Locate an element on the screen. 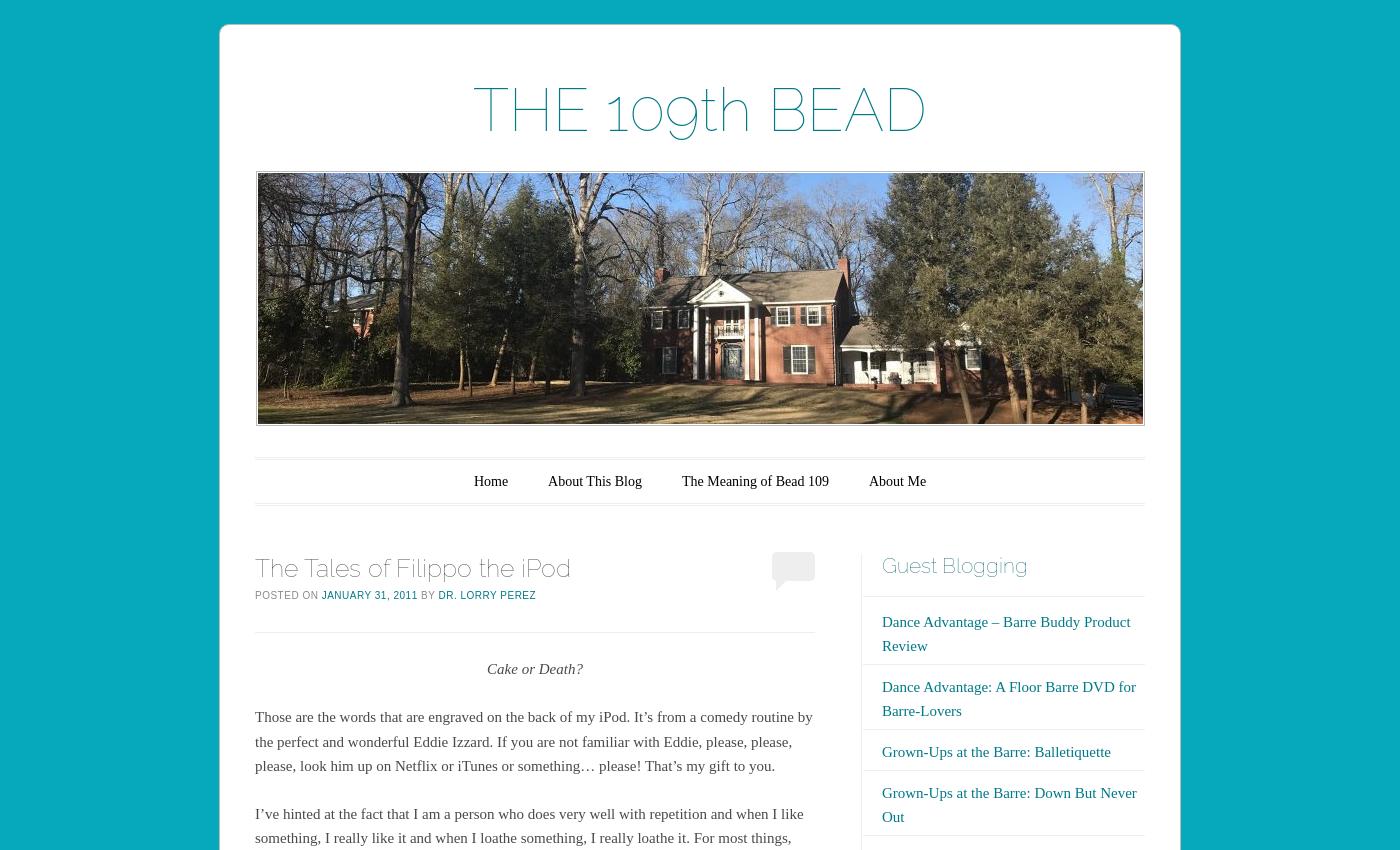 The image size is (1400, 850). 'Main menu' is located at coordinates (317, 473).